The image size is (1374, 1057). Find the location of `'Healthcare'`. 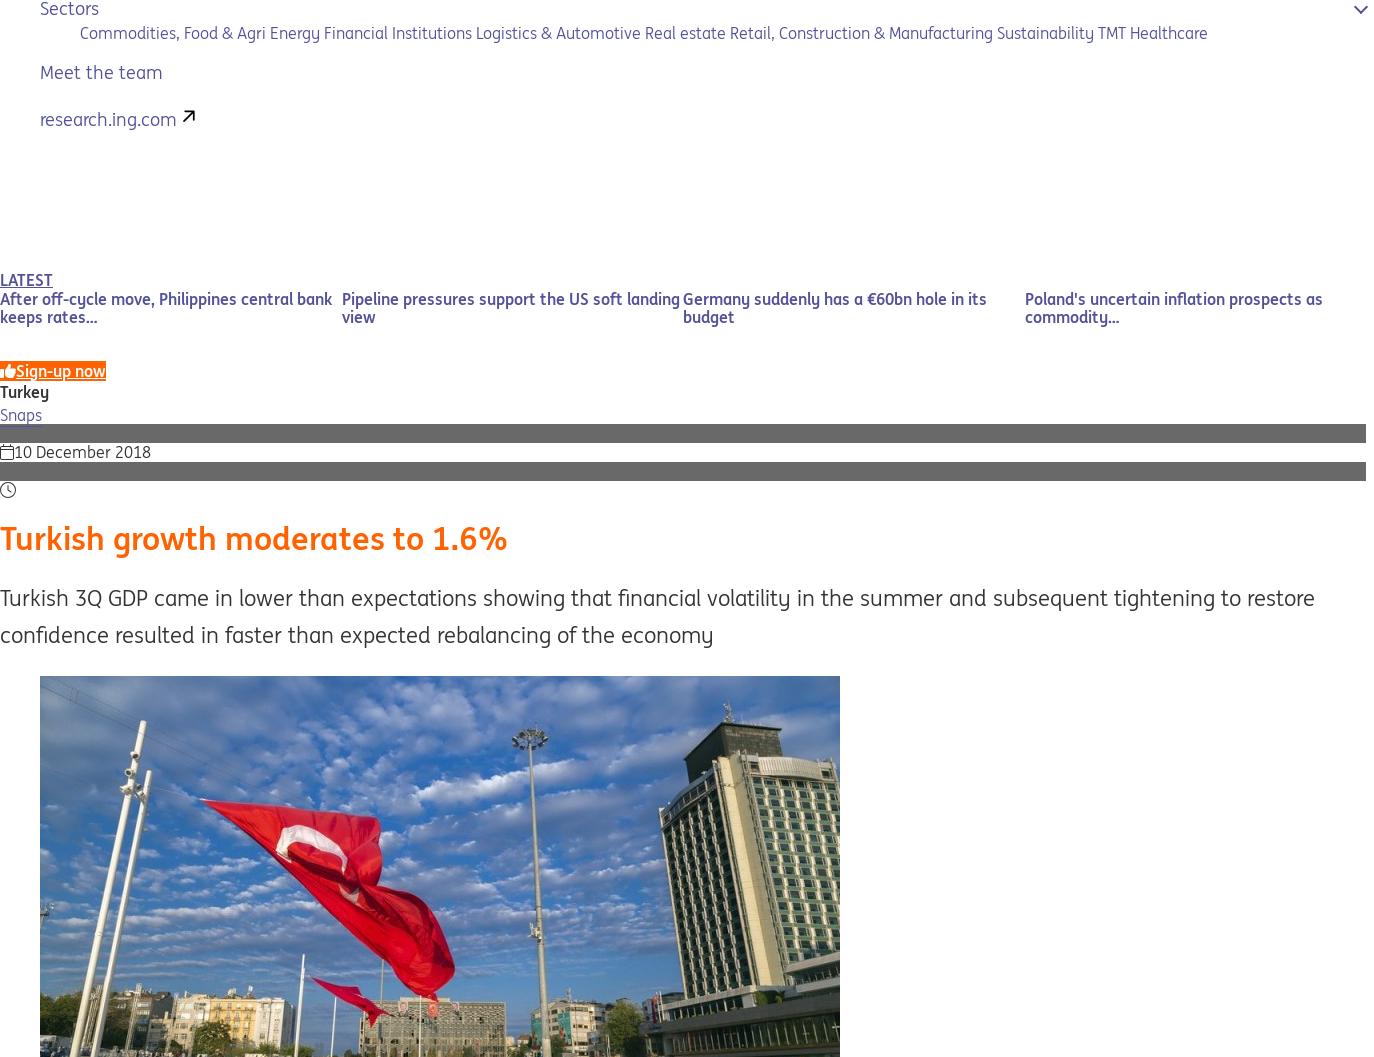

'Healthcare' is located at coordinates (1168, 32).